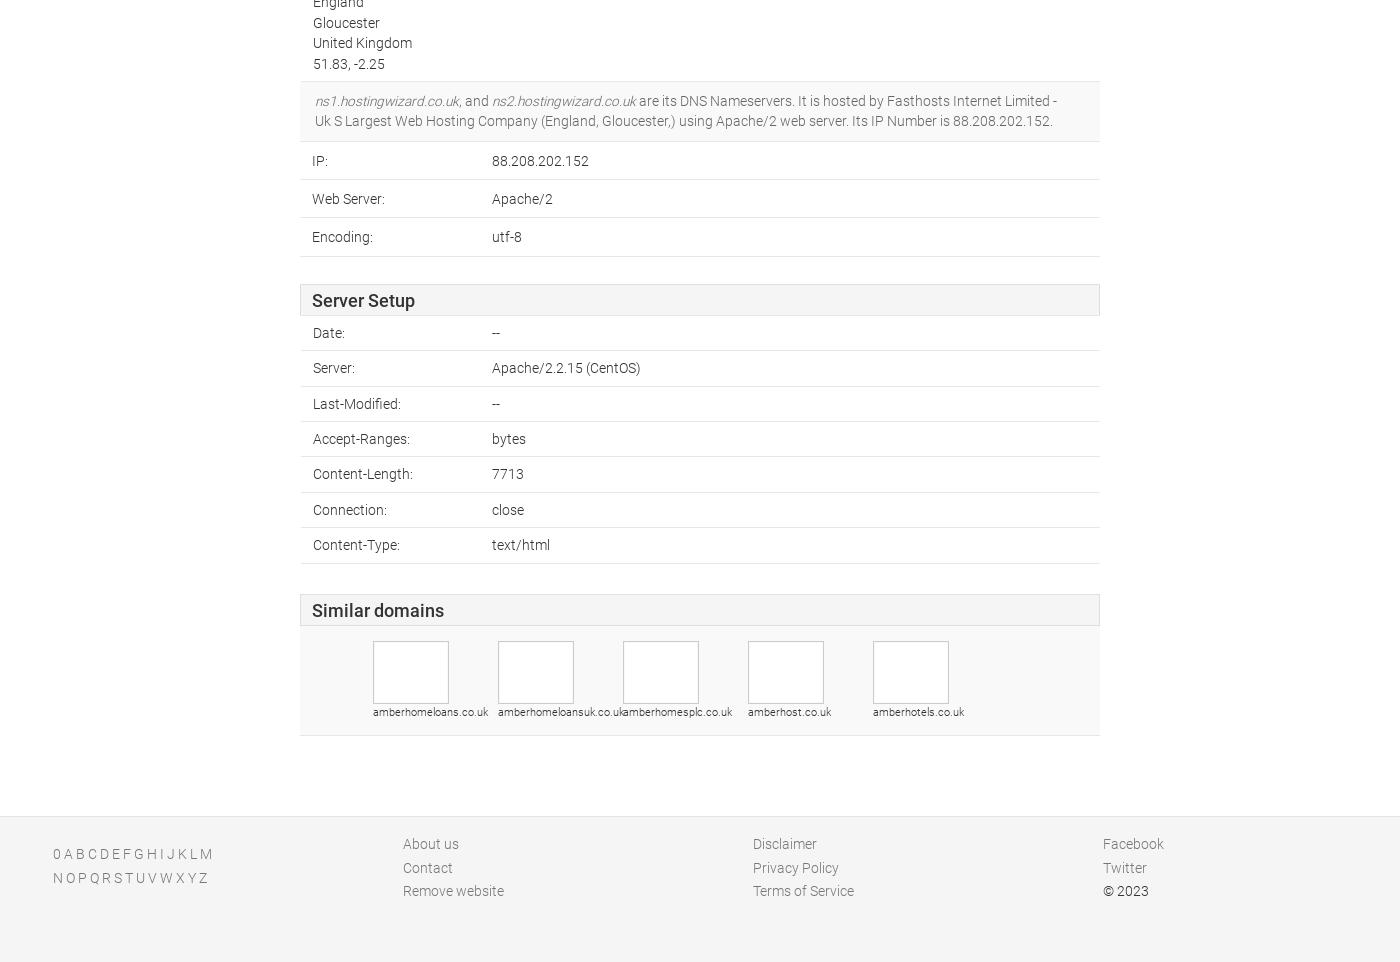  I want to click on 'Privacy Policy', so click(796, 865).